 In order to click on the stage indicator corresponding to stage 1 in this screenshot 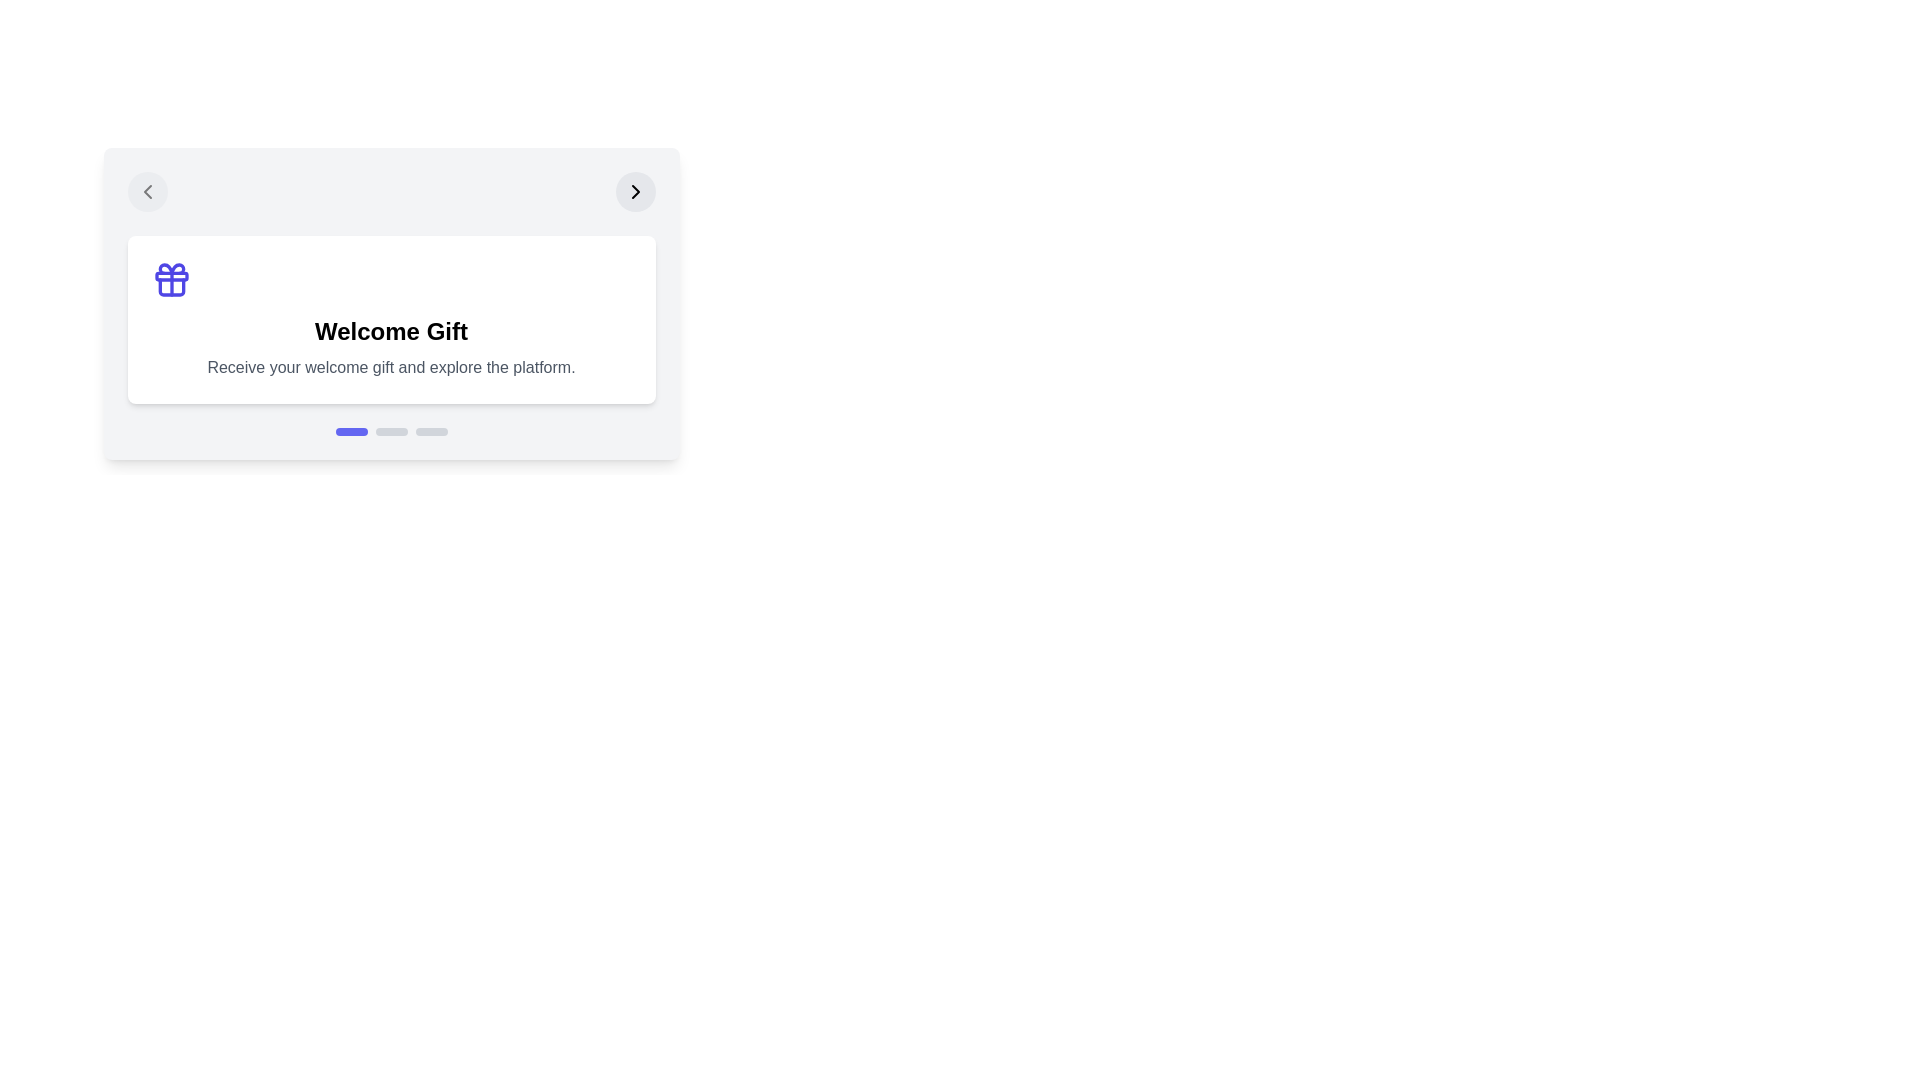, I will do `click(351, 431)`.